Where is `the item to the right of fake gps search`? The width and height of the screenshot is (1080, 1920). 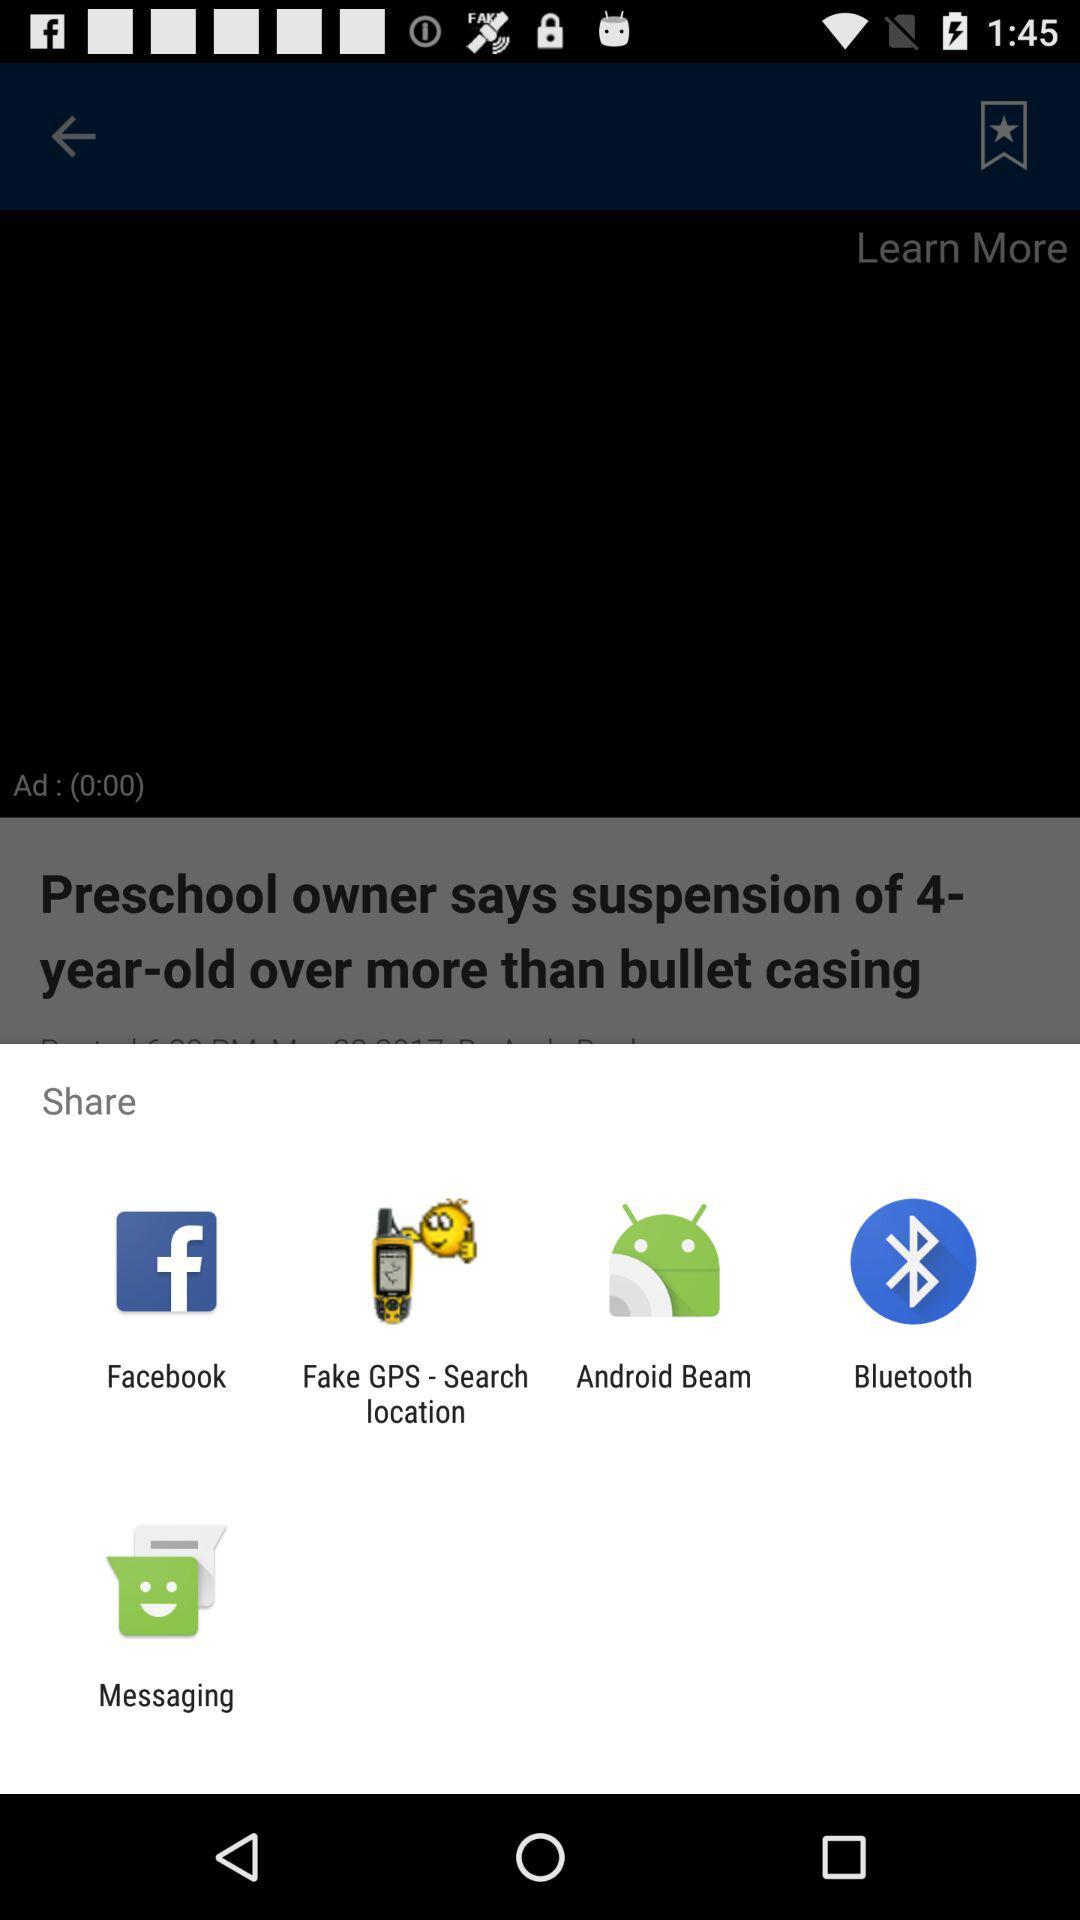
the item to the right of fake gps search is located at coordinates (664, 1392).